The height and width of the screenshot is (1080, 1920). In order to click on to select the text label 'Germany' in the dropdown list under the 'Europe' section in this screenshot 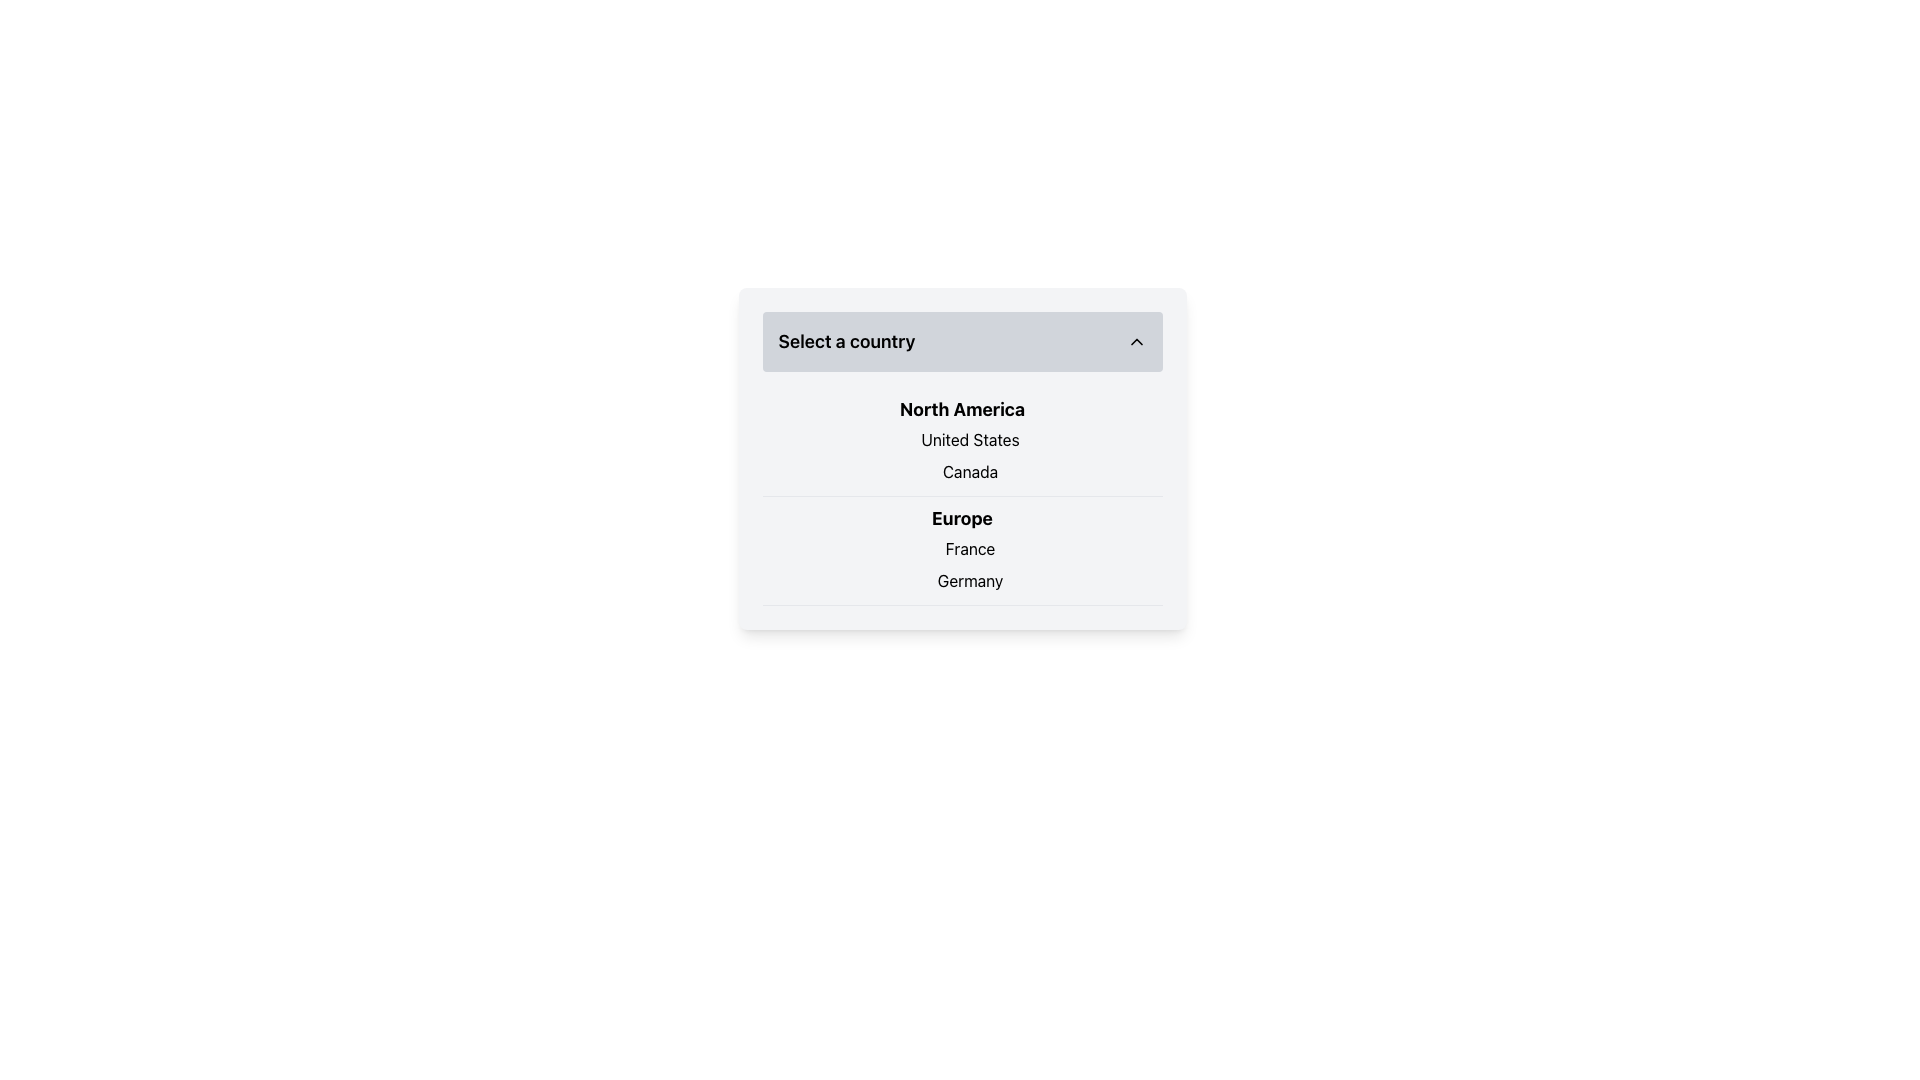, I will do `click(962, 581)`.